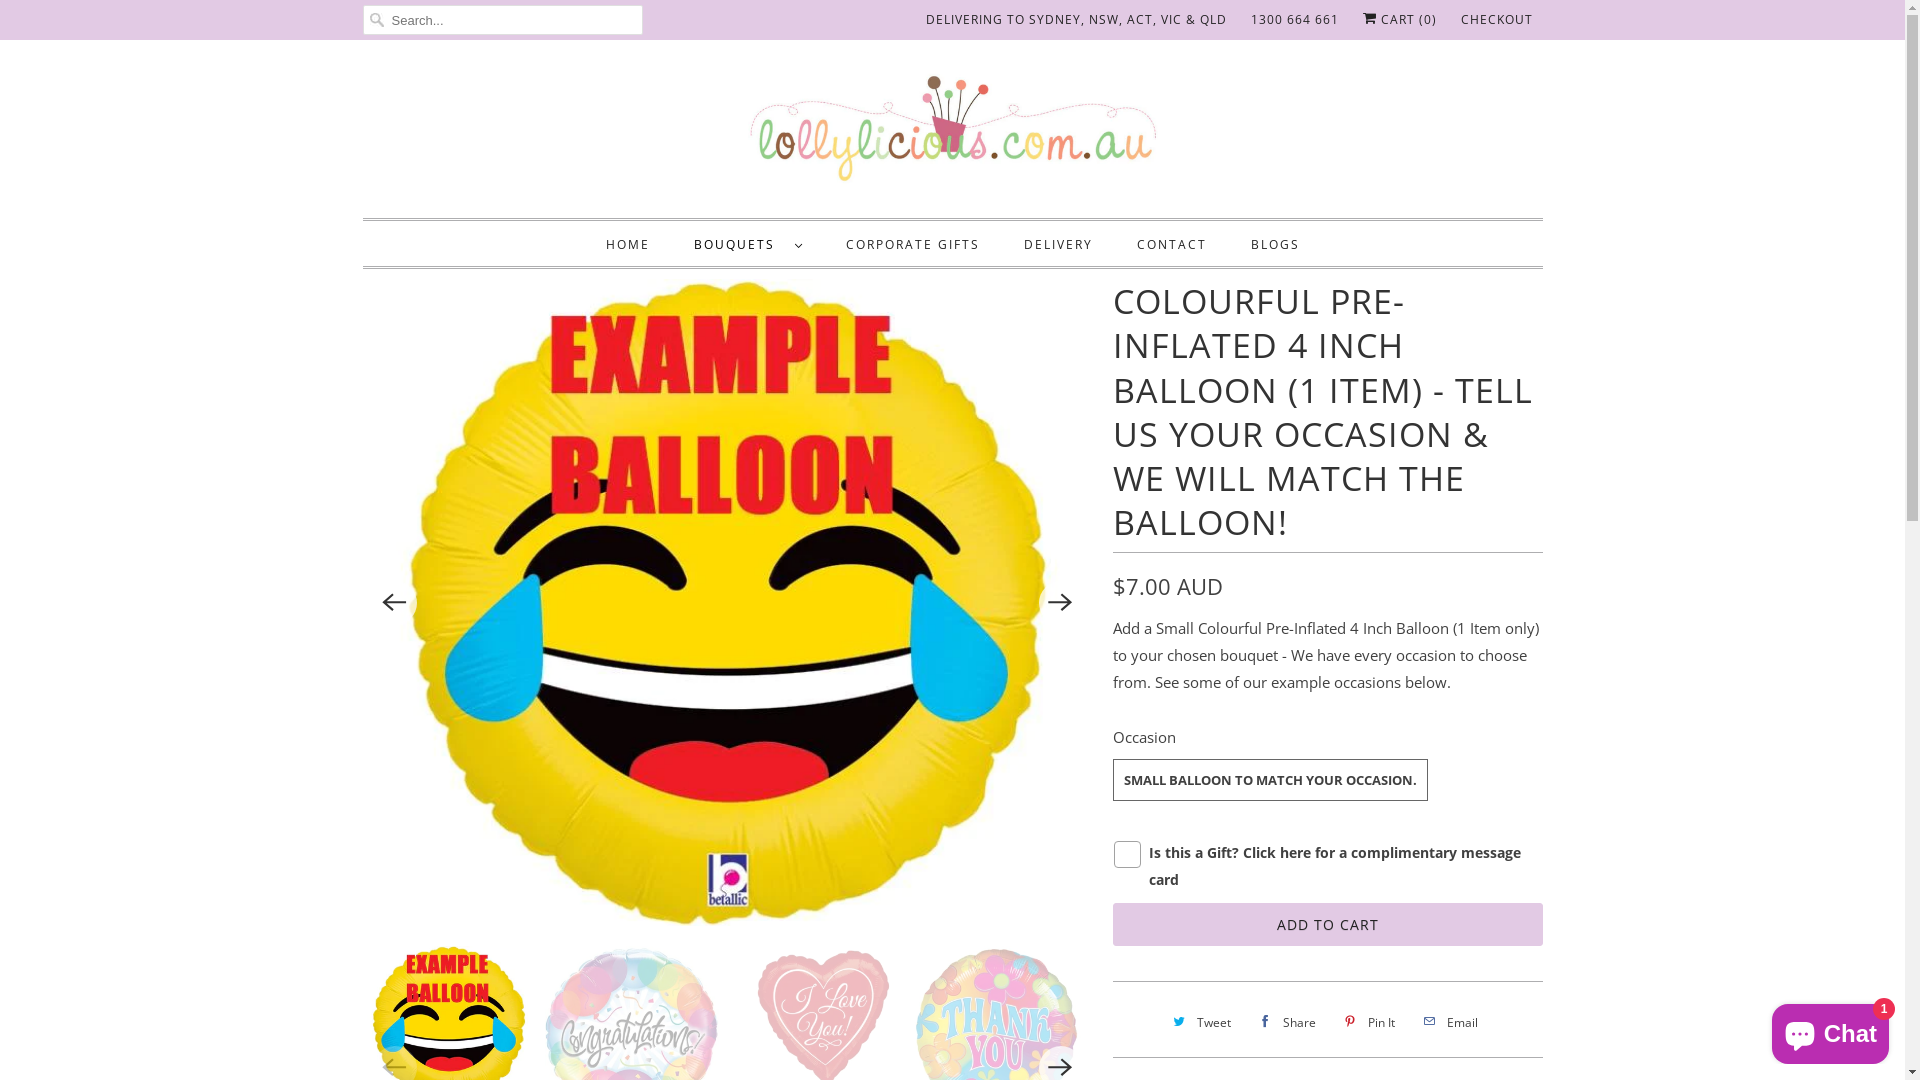 The image size is (1920, 1080). What do you see at coordinates (1448, 1022) in the screenshot?
I see `'Email'` at bounding box center [1448, 1022].